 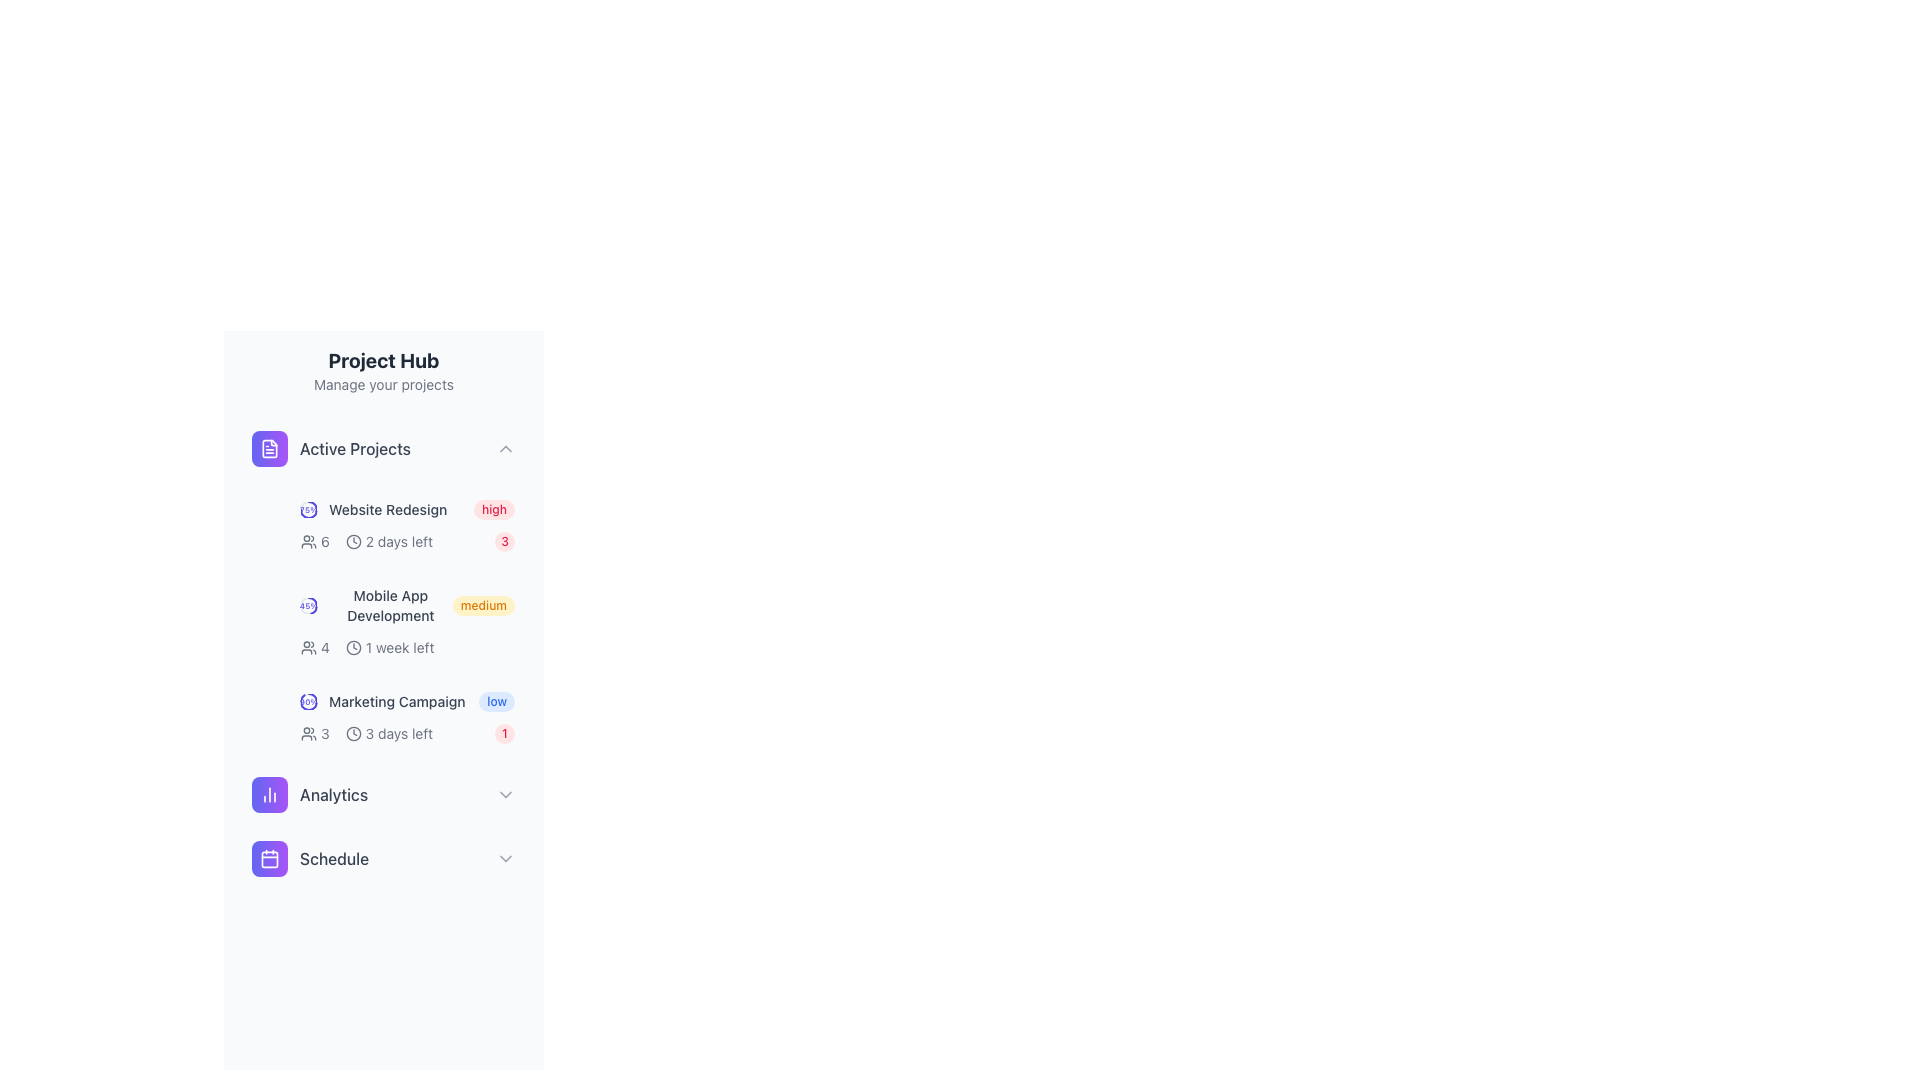 What do you see at coordinates (268, 447) in the screenshot?
I see `the first SVG icon under the 'Active Projects' heading in the left sidebar` at bounding box center [268, 447].